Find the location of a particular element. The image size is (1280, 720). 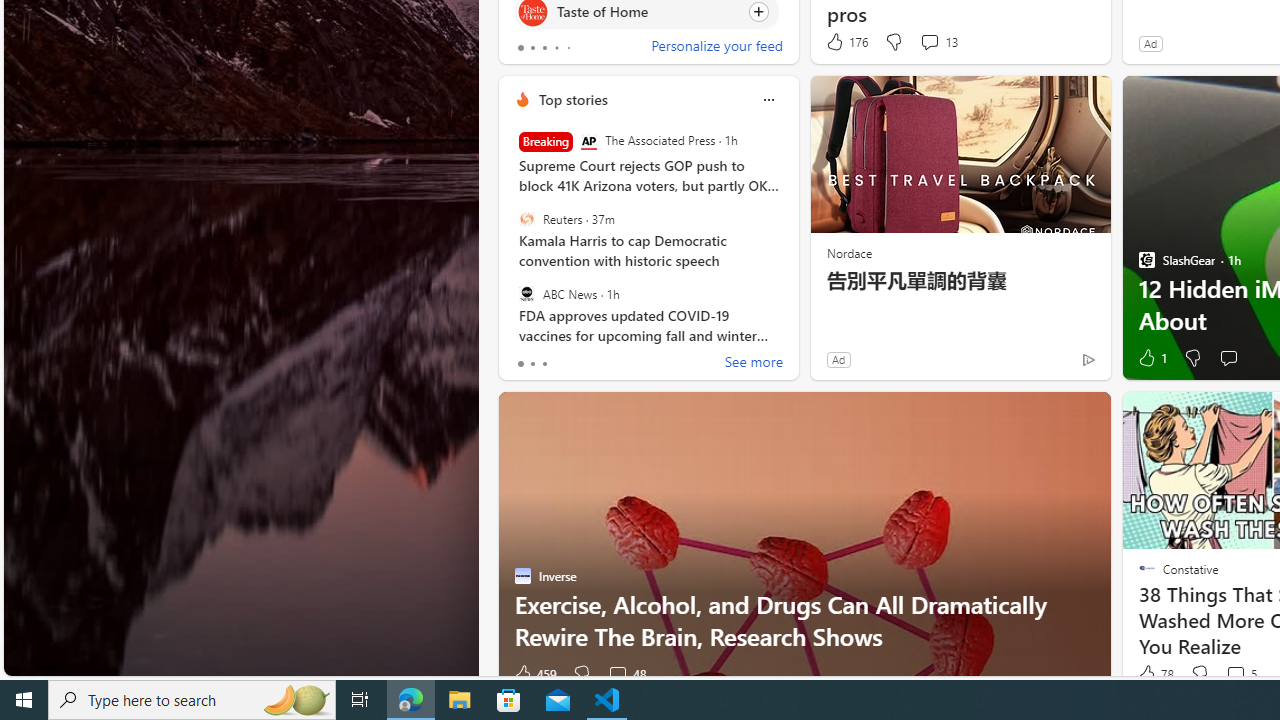

'tab-2' is located at coordinates (544, 363).